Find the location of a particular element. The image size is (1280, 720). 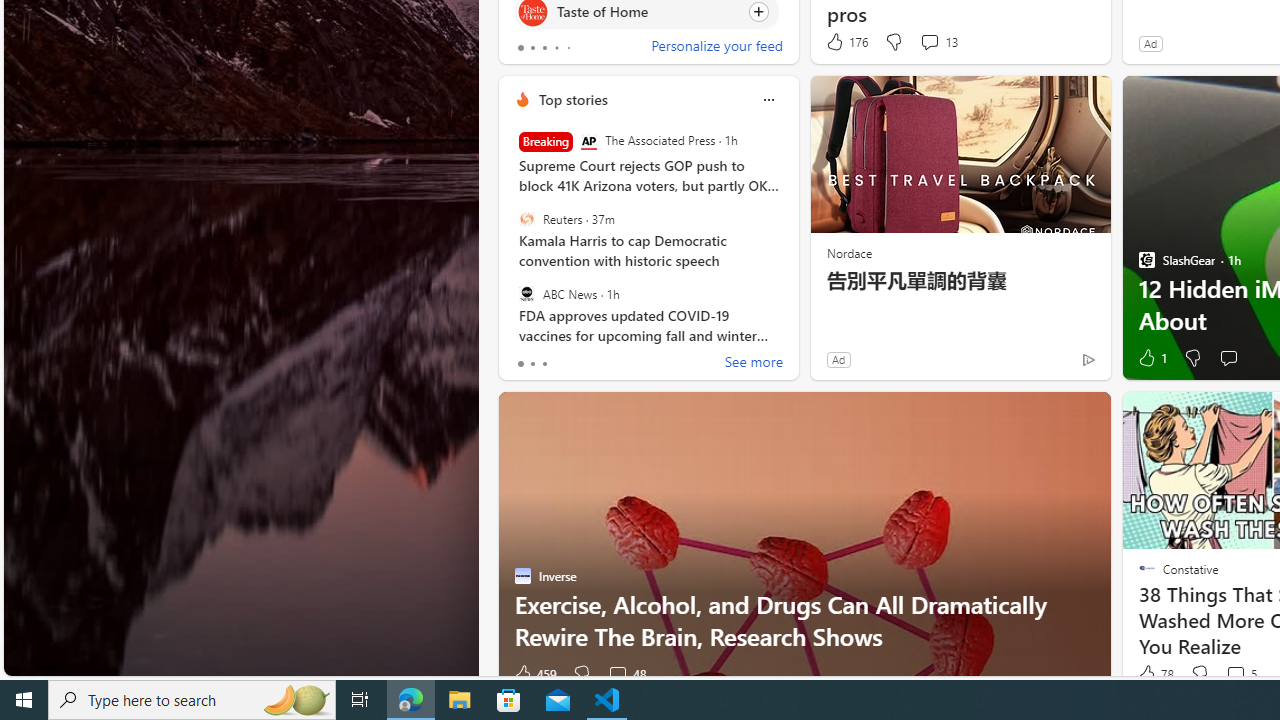

'tab-2' is located at coordinates (544, 363).